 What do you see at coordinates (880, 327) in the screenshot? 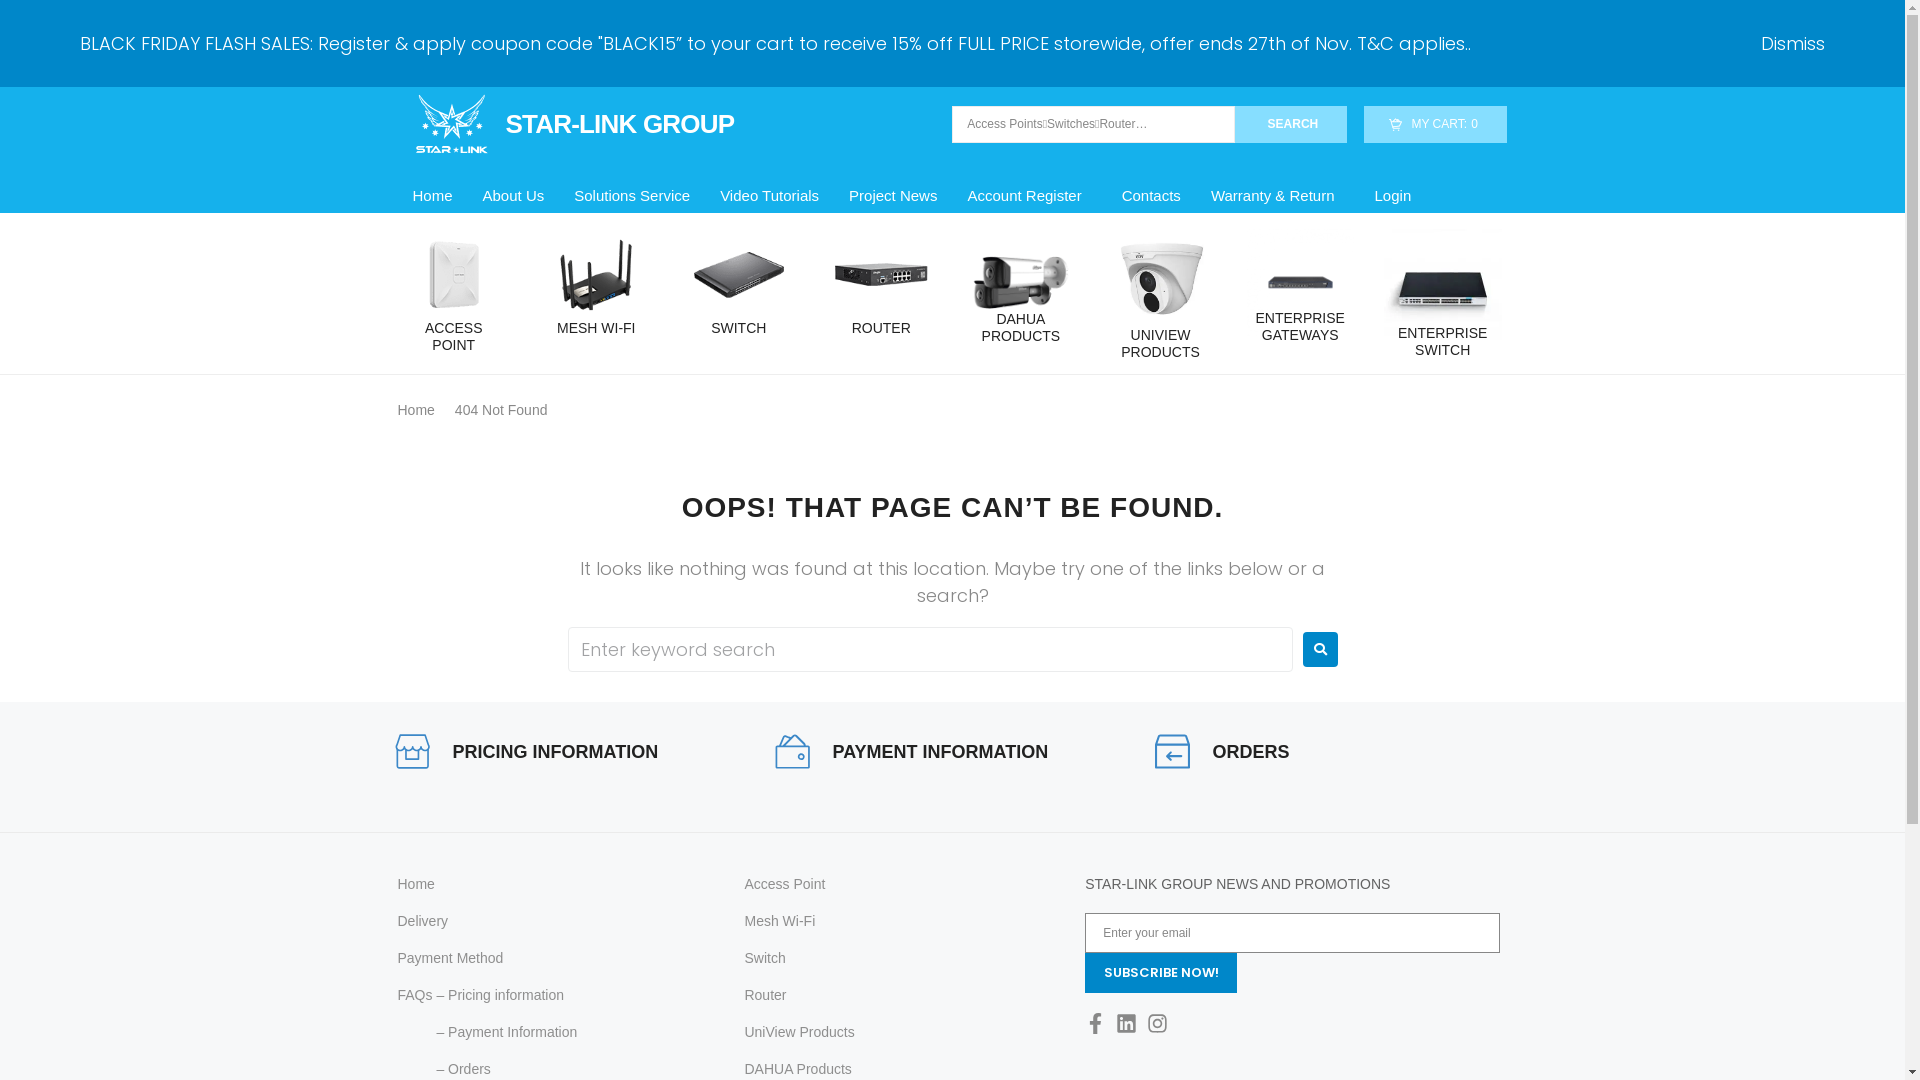
I see `'ROUTER'` at bounding box center [880, 327].